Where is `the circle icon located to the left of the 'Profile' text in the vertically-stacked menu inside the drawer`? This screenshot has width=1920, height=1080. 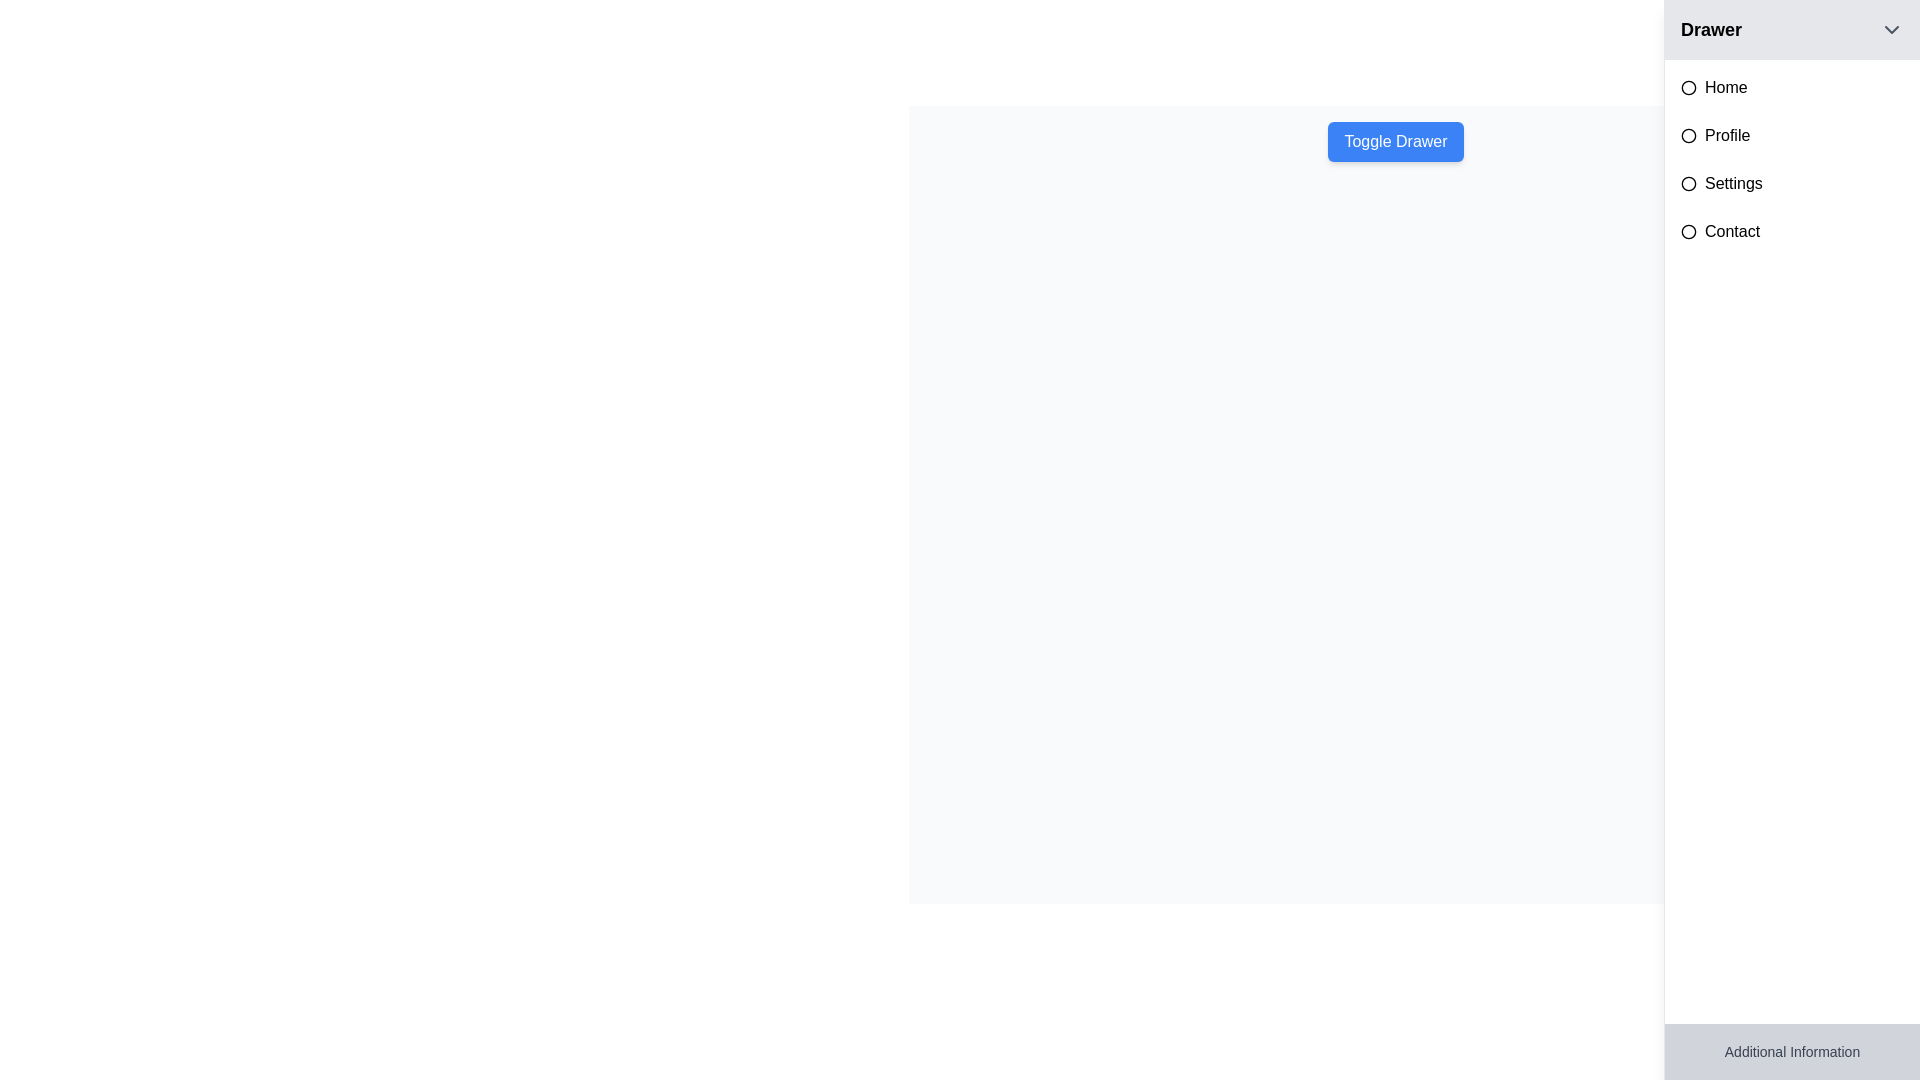 the circle icon located to the left of the 'Profile' text in the vertically-stacked menu inside the drawer is located at coordinates (1688, 135).